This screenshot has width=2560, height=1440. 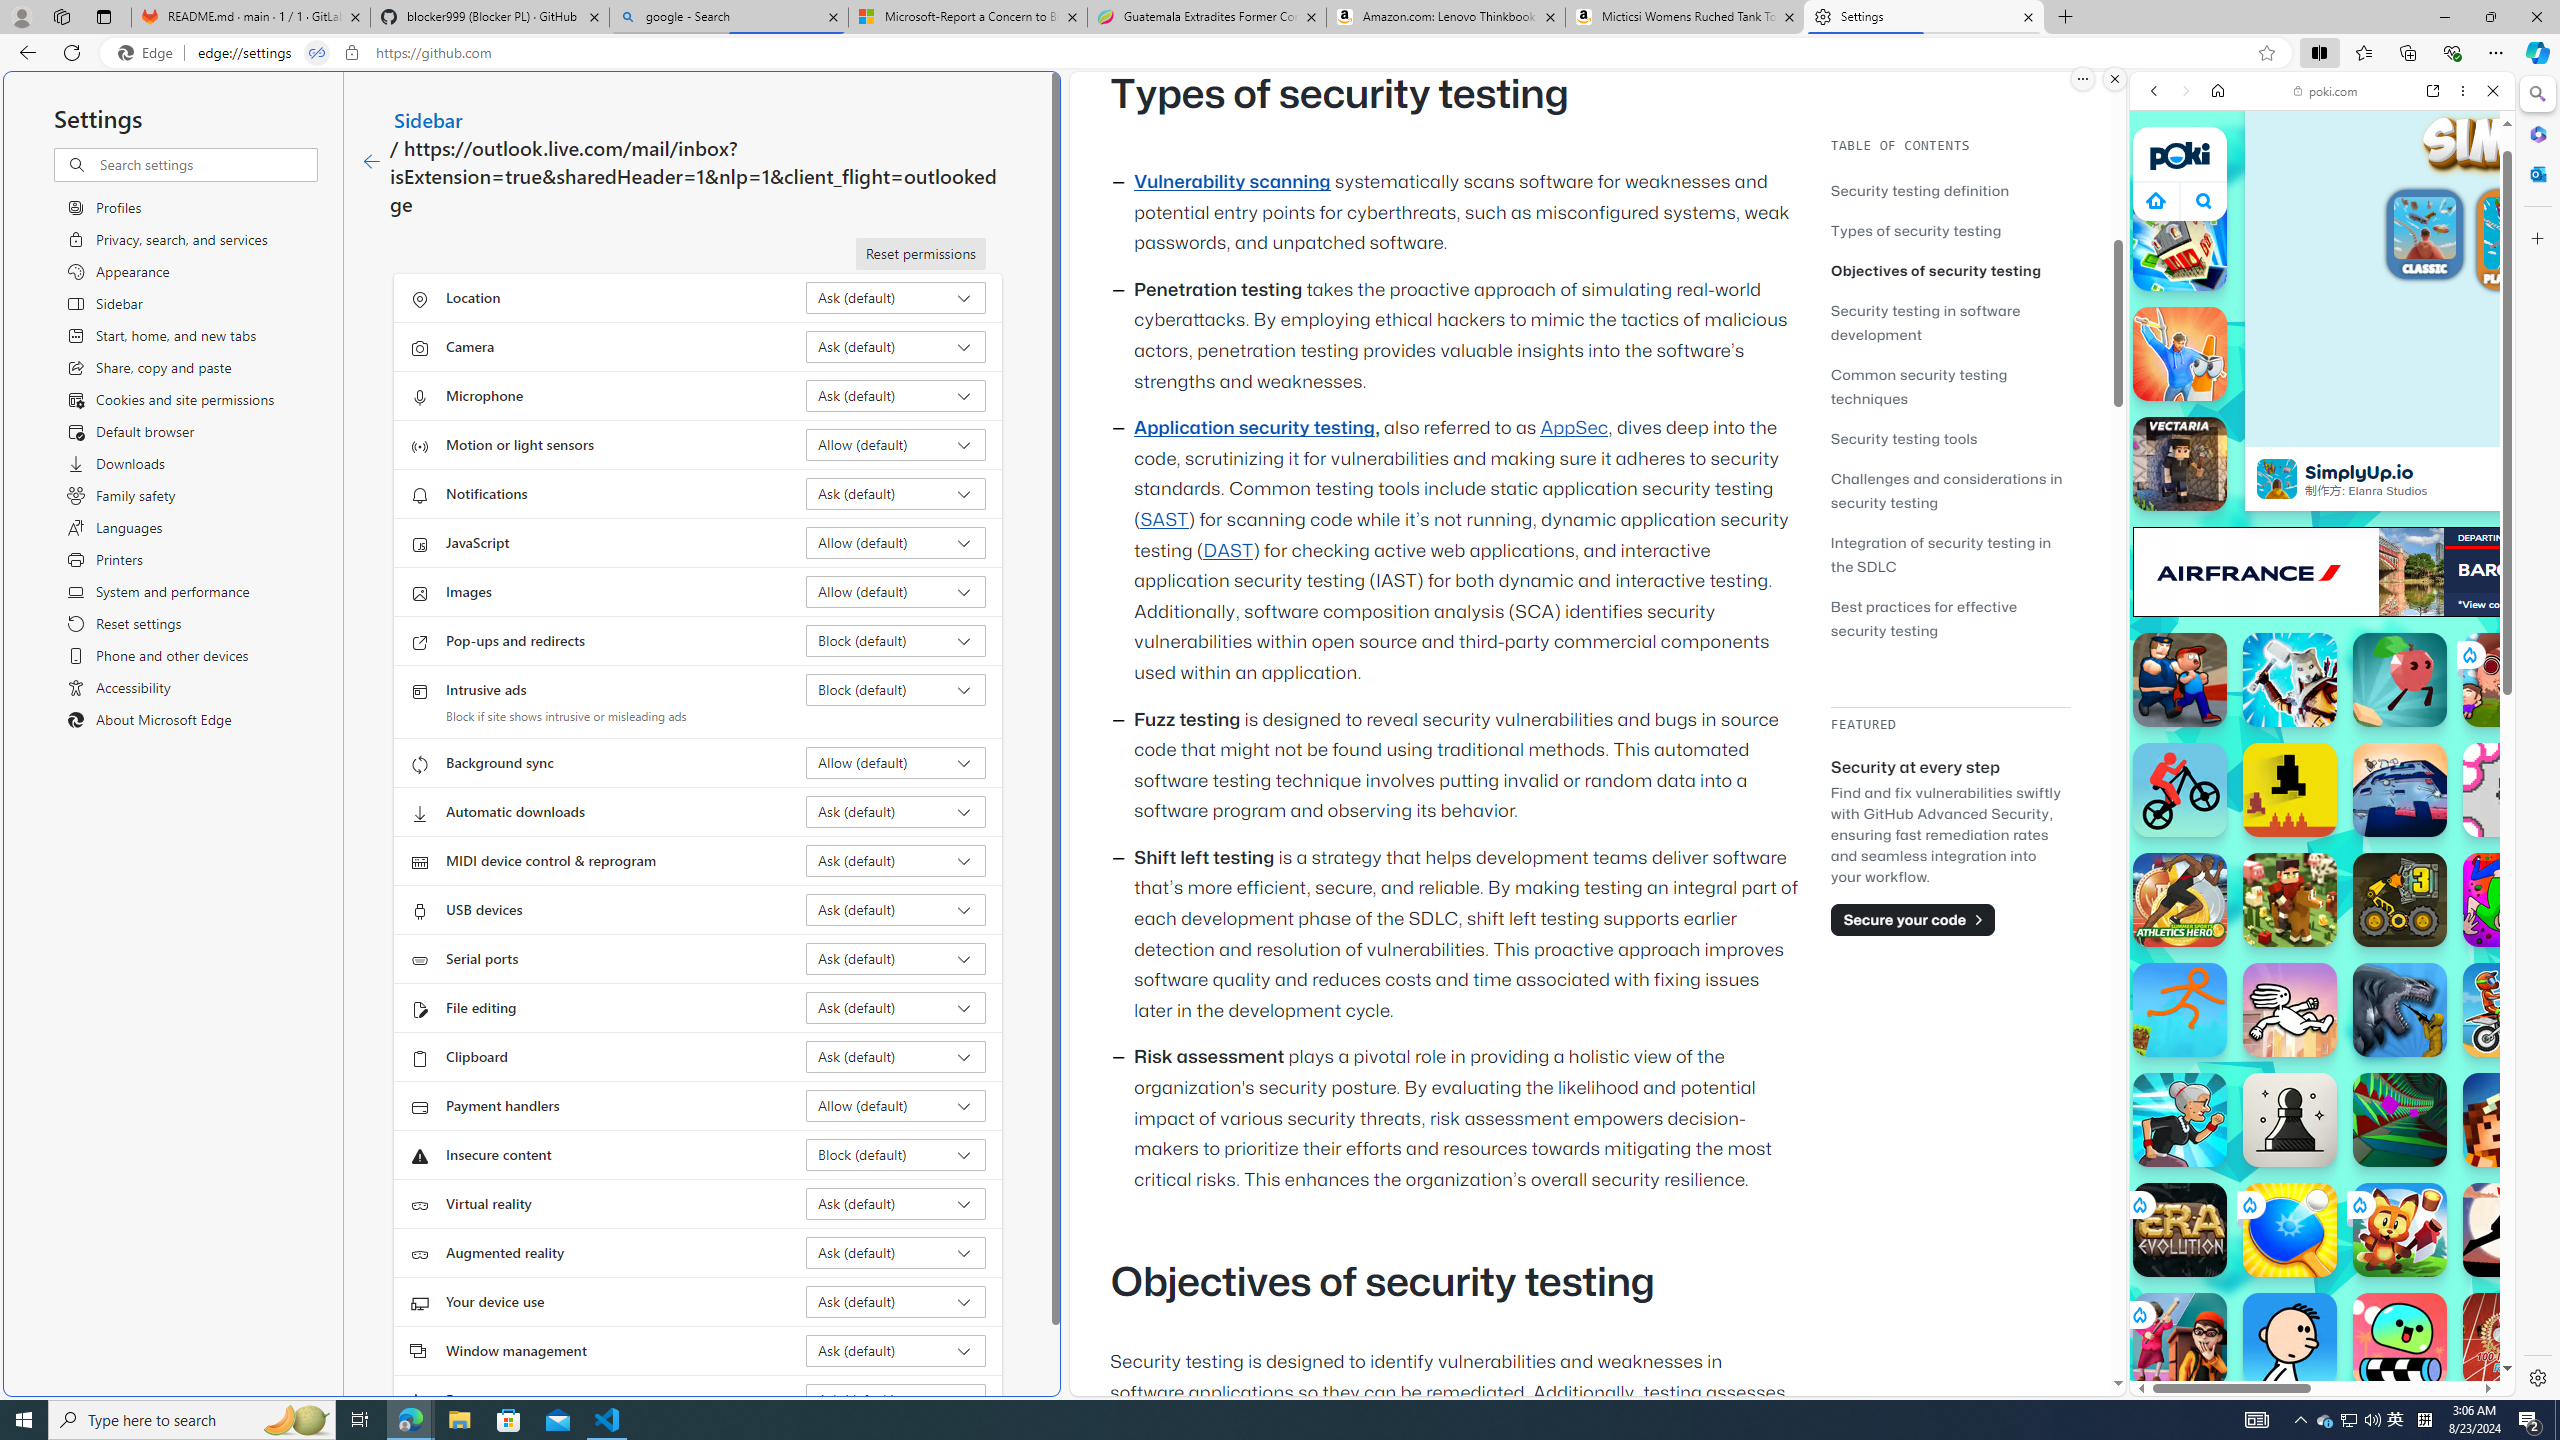 I want to click on 'Ping Pong Go! Ping Pong Go!', so click(x=2288, y=1229).